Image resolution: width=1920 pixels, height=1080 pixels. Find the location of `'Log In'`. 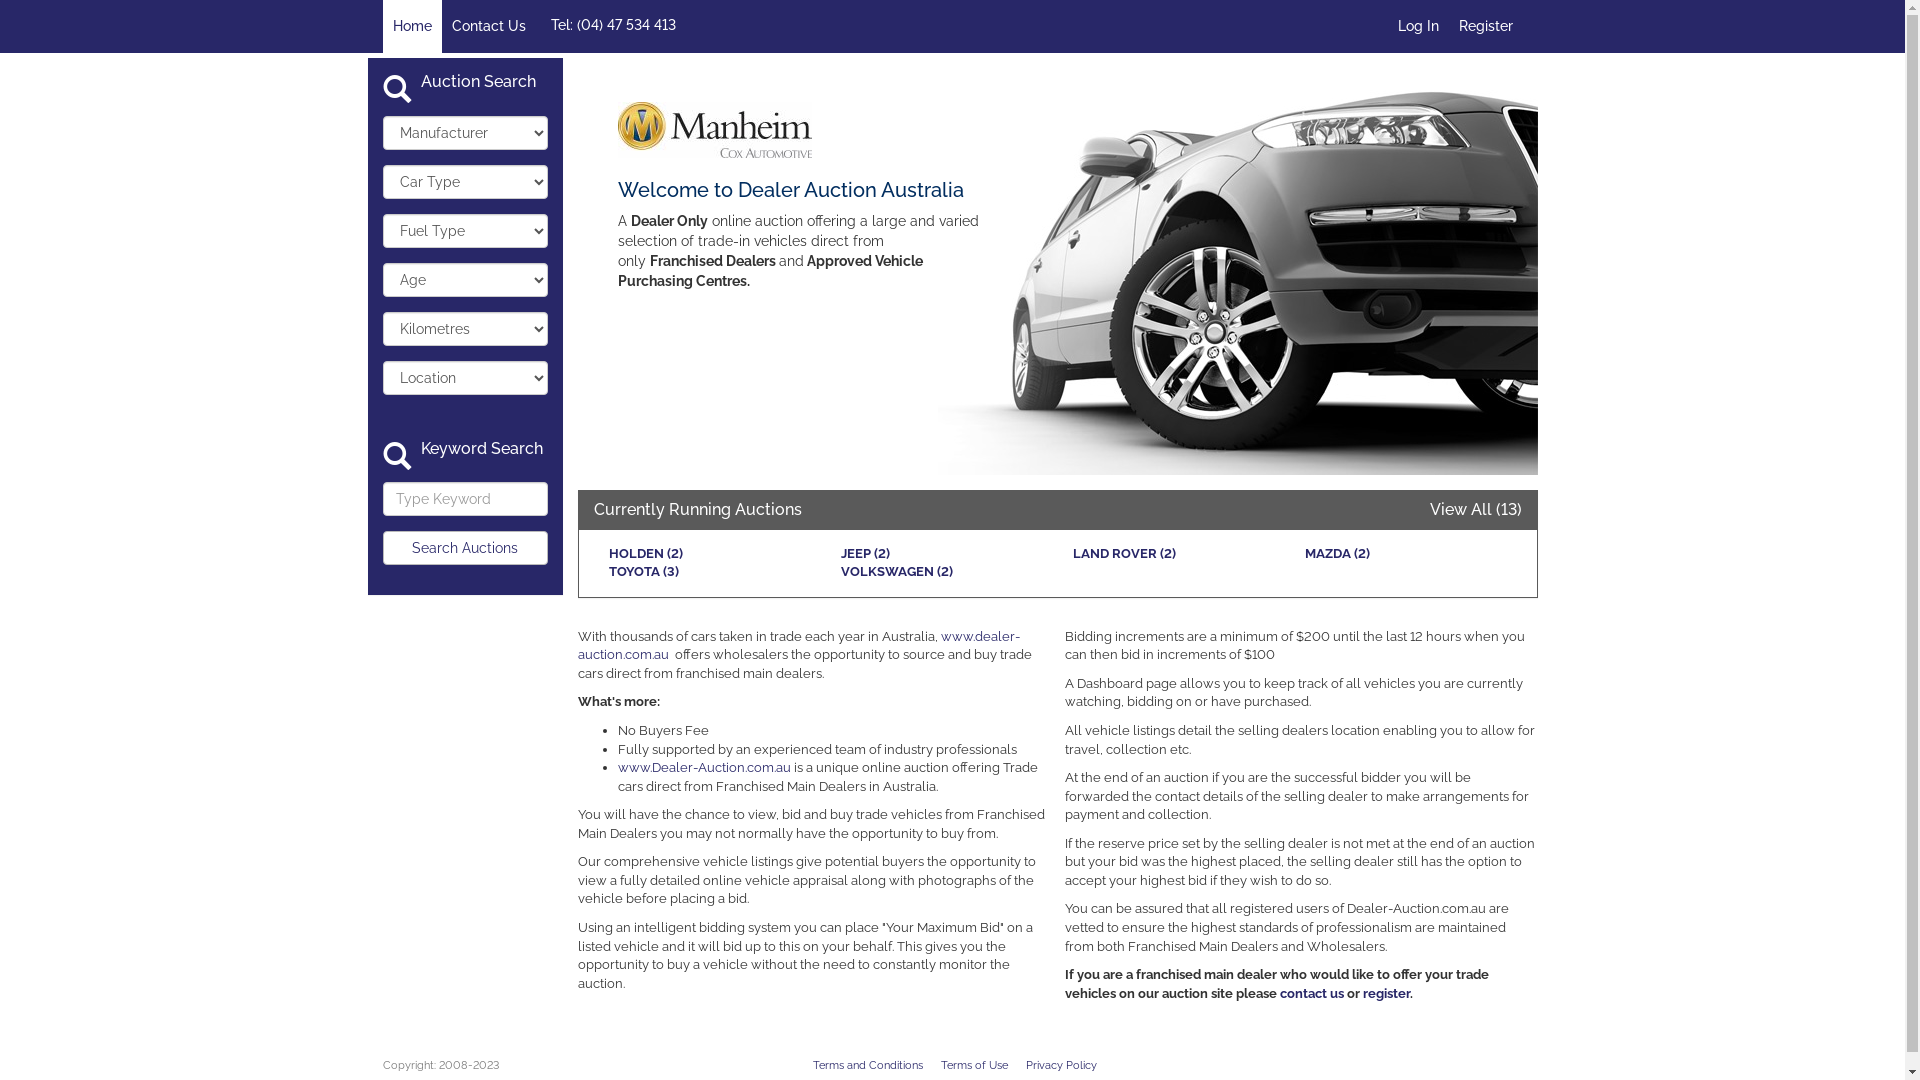

'Log In' is located at coordinates (1417, 26).